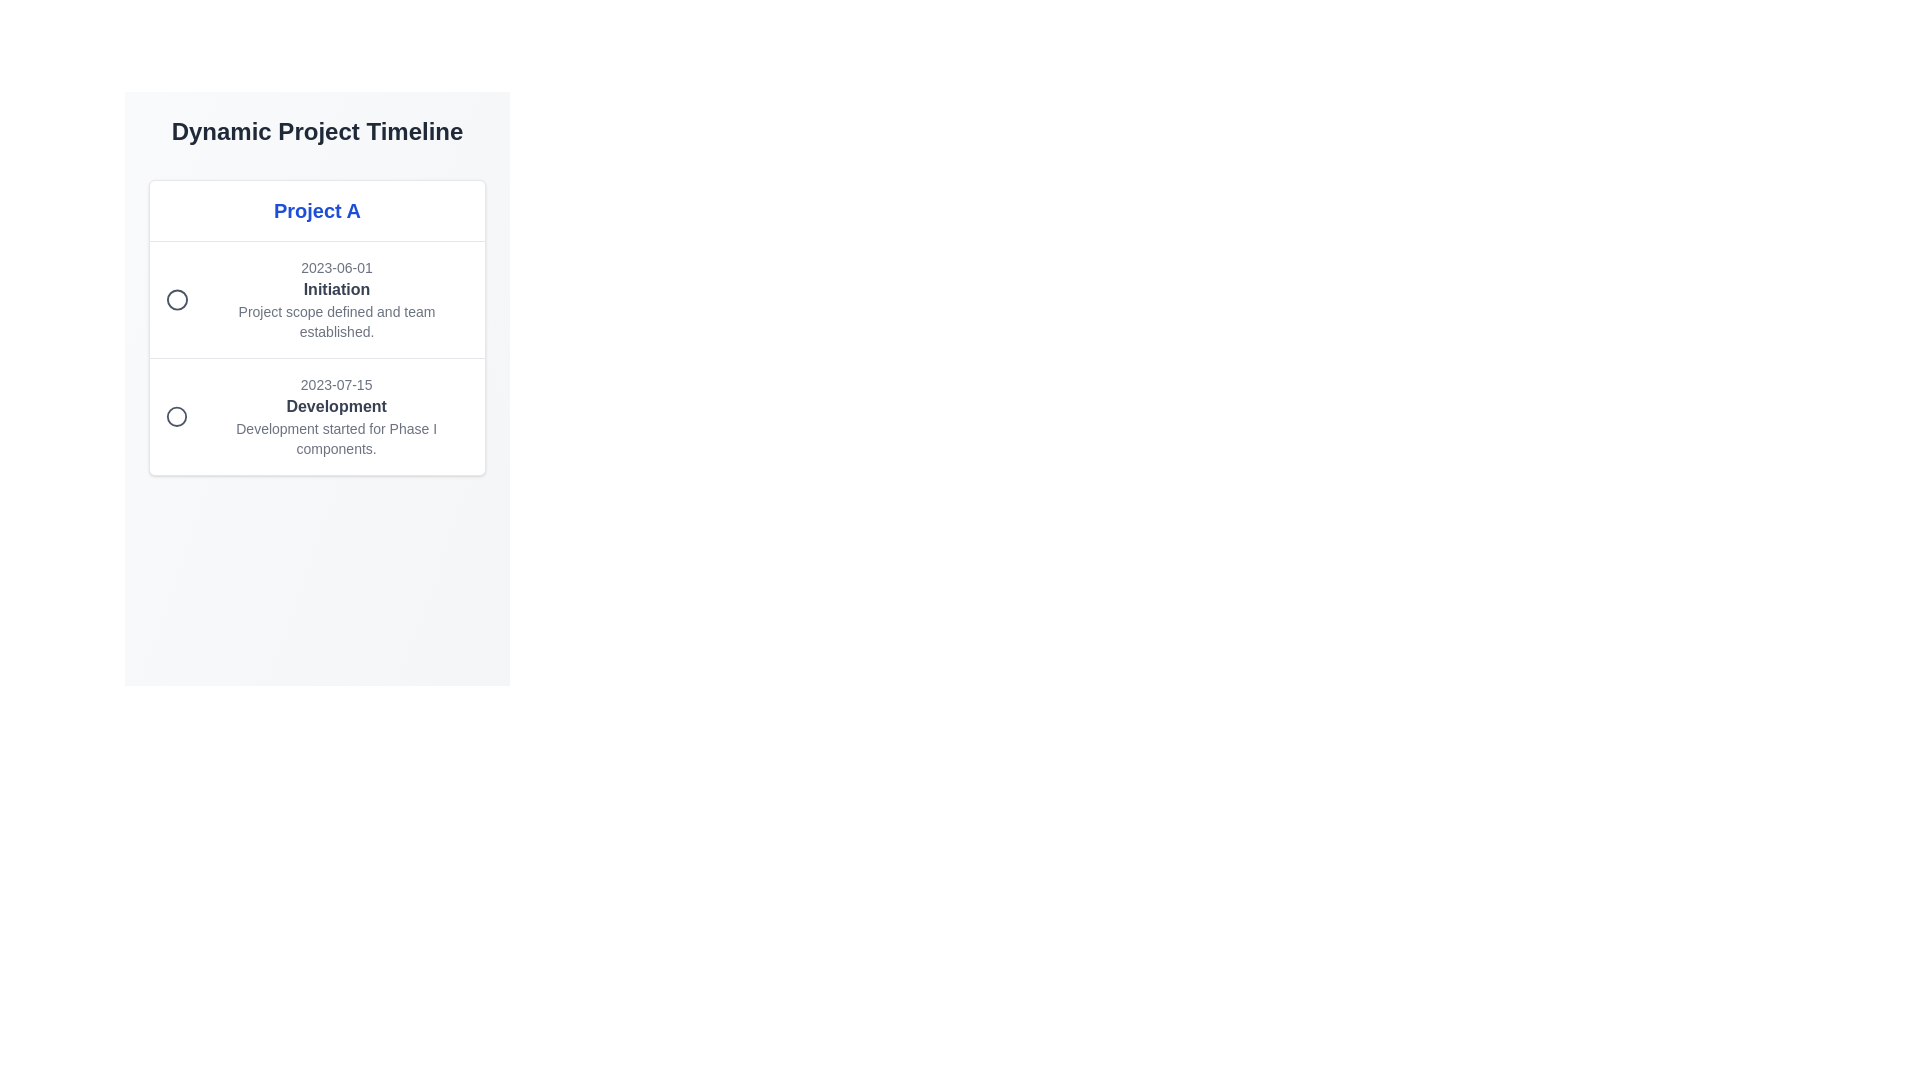  I want to click on the static text displaying the date '2023-06-01' in gray font, located at the top of the 'Initiation' section in the dynamic project timeline interface, so click(336, 266).